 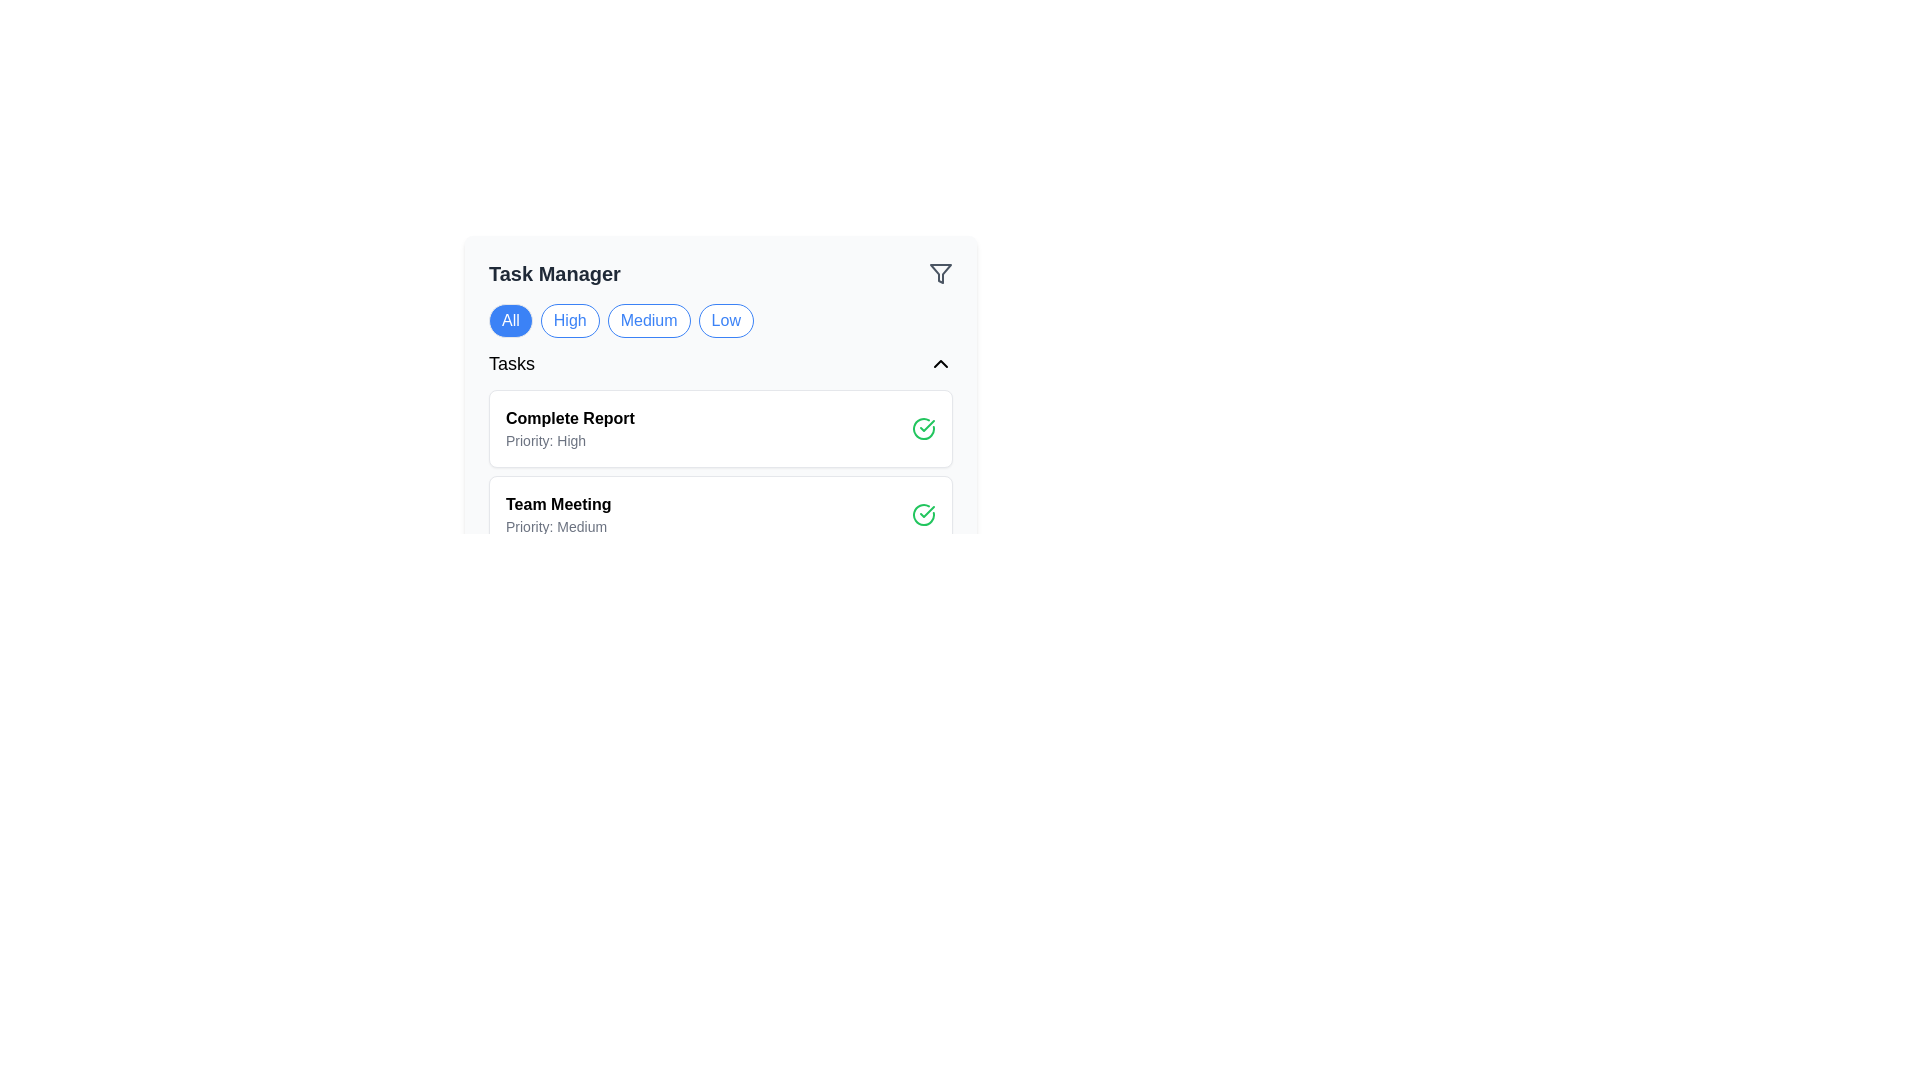 What do you see at coordinates (510, 319) in the screenshot?
I see `the Filter button labeled 'All', which has a rounded pill shape with a blue background and white text` at bounding box center [510, 319].